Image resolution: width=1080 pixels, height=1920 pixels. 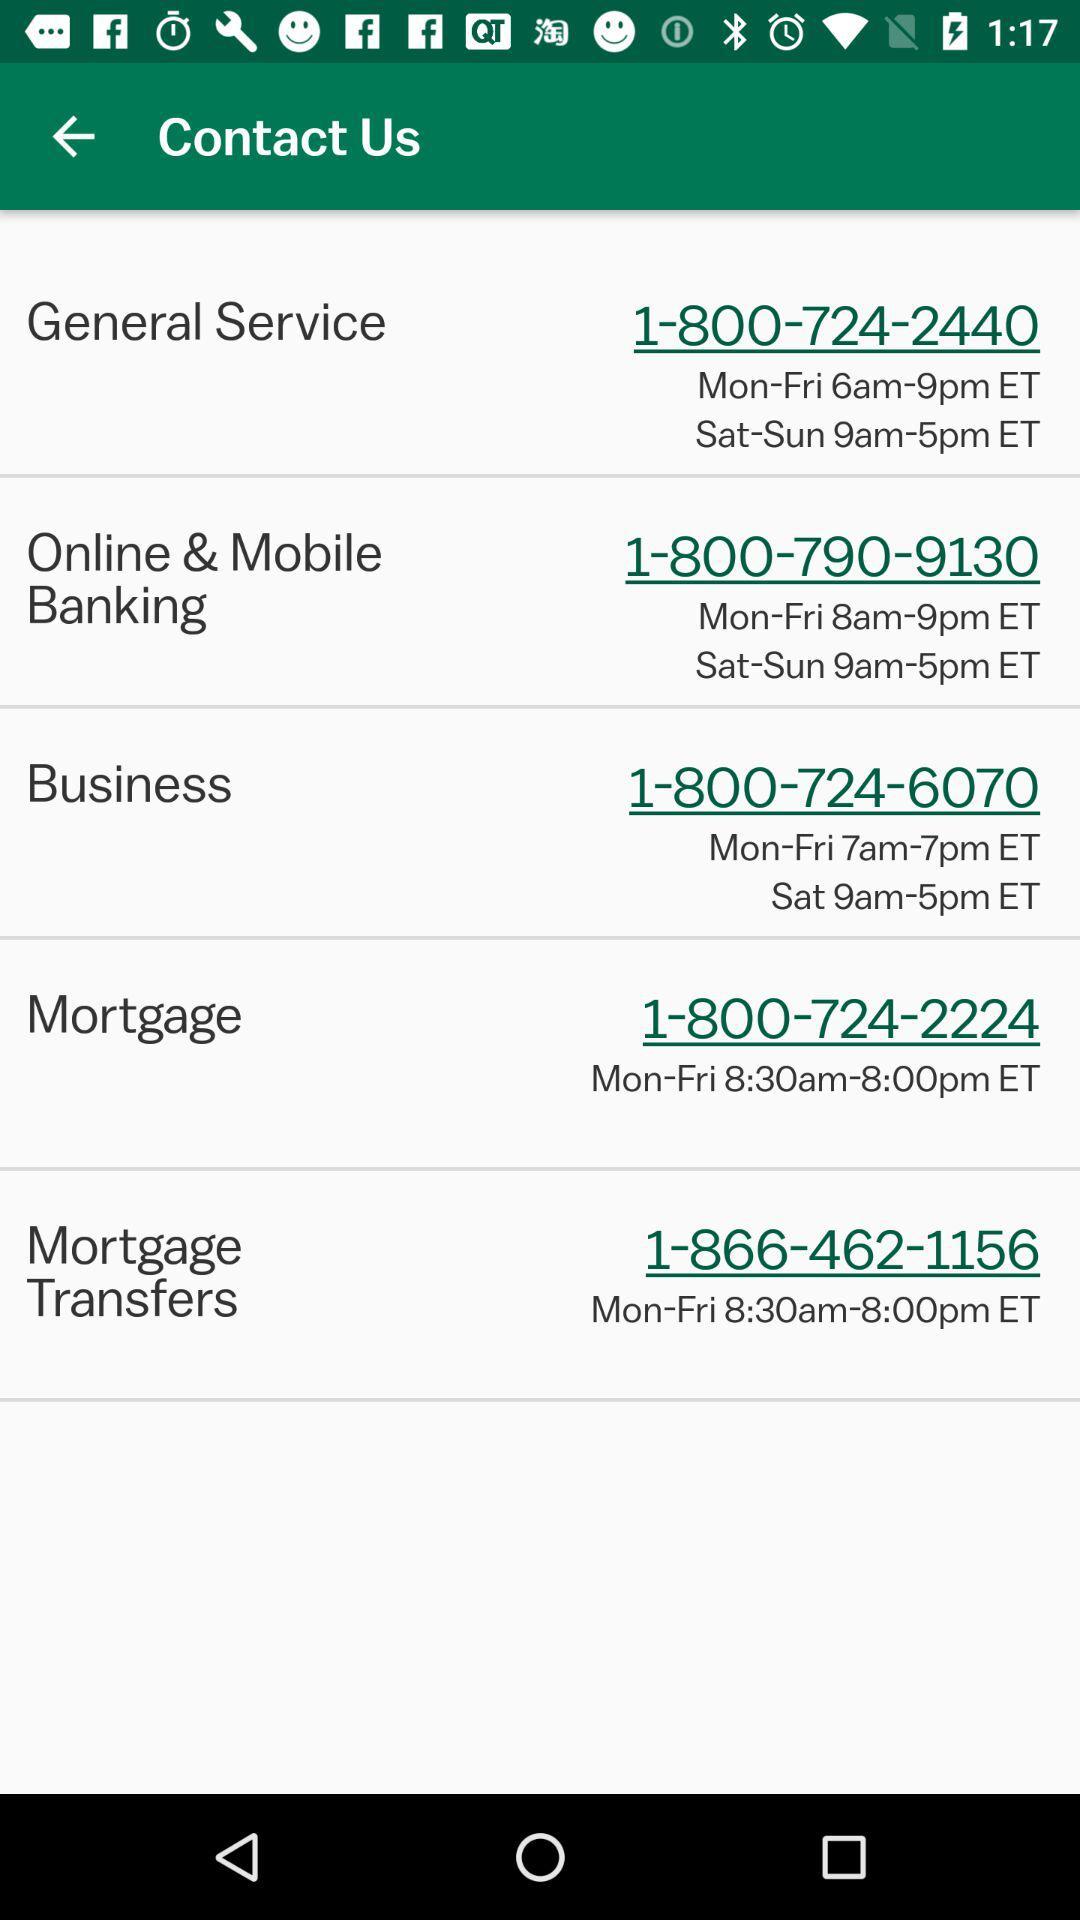 What do you see at coordinates (235, 1269) in the screenshot?
I see `the icon next to the mon fri 8 item` at bounding box center [235, 1269].